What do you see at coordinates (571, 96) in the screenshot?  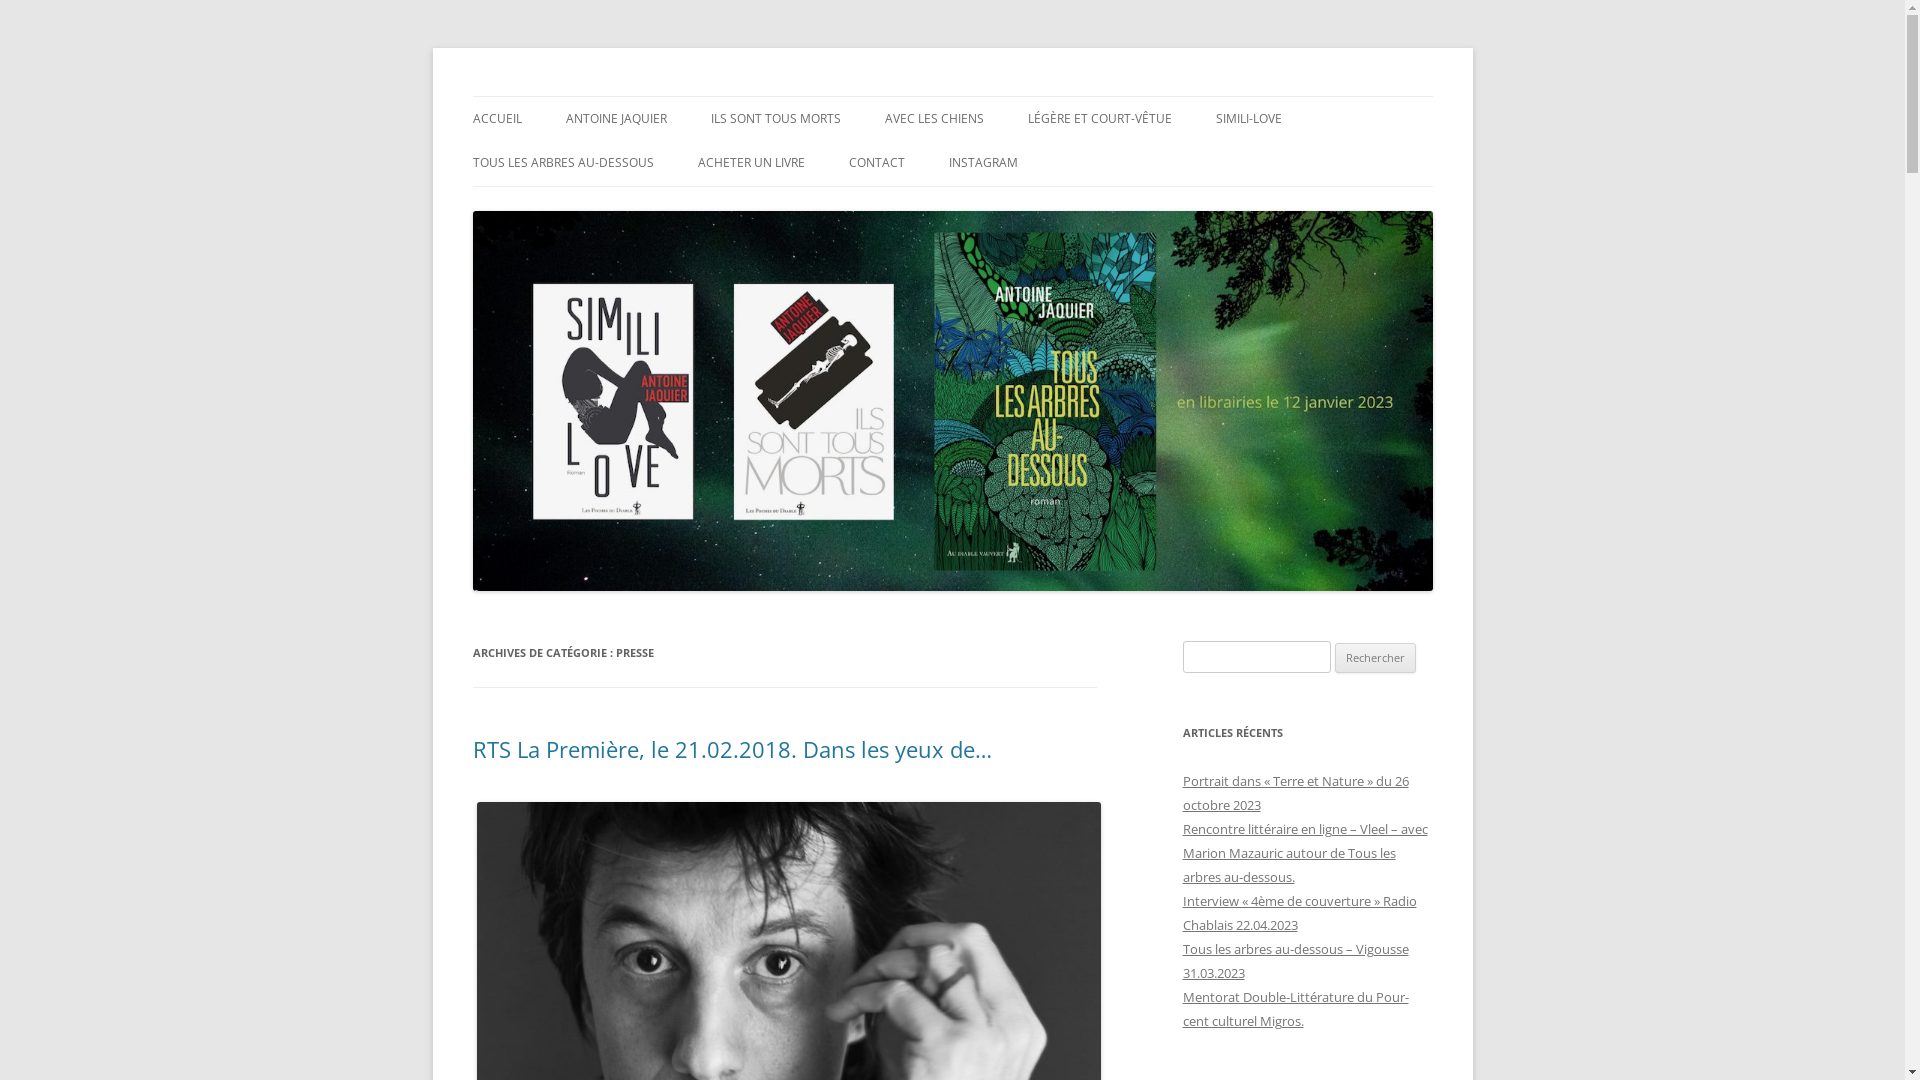 I see `'Antoine Jaquier'` at bounding box center [571, 96].